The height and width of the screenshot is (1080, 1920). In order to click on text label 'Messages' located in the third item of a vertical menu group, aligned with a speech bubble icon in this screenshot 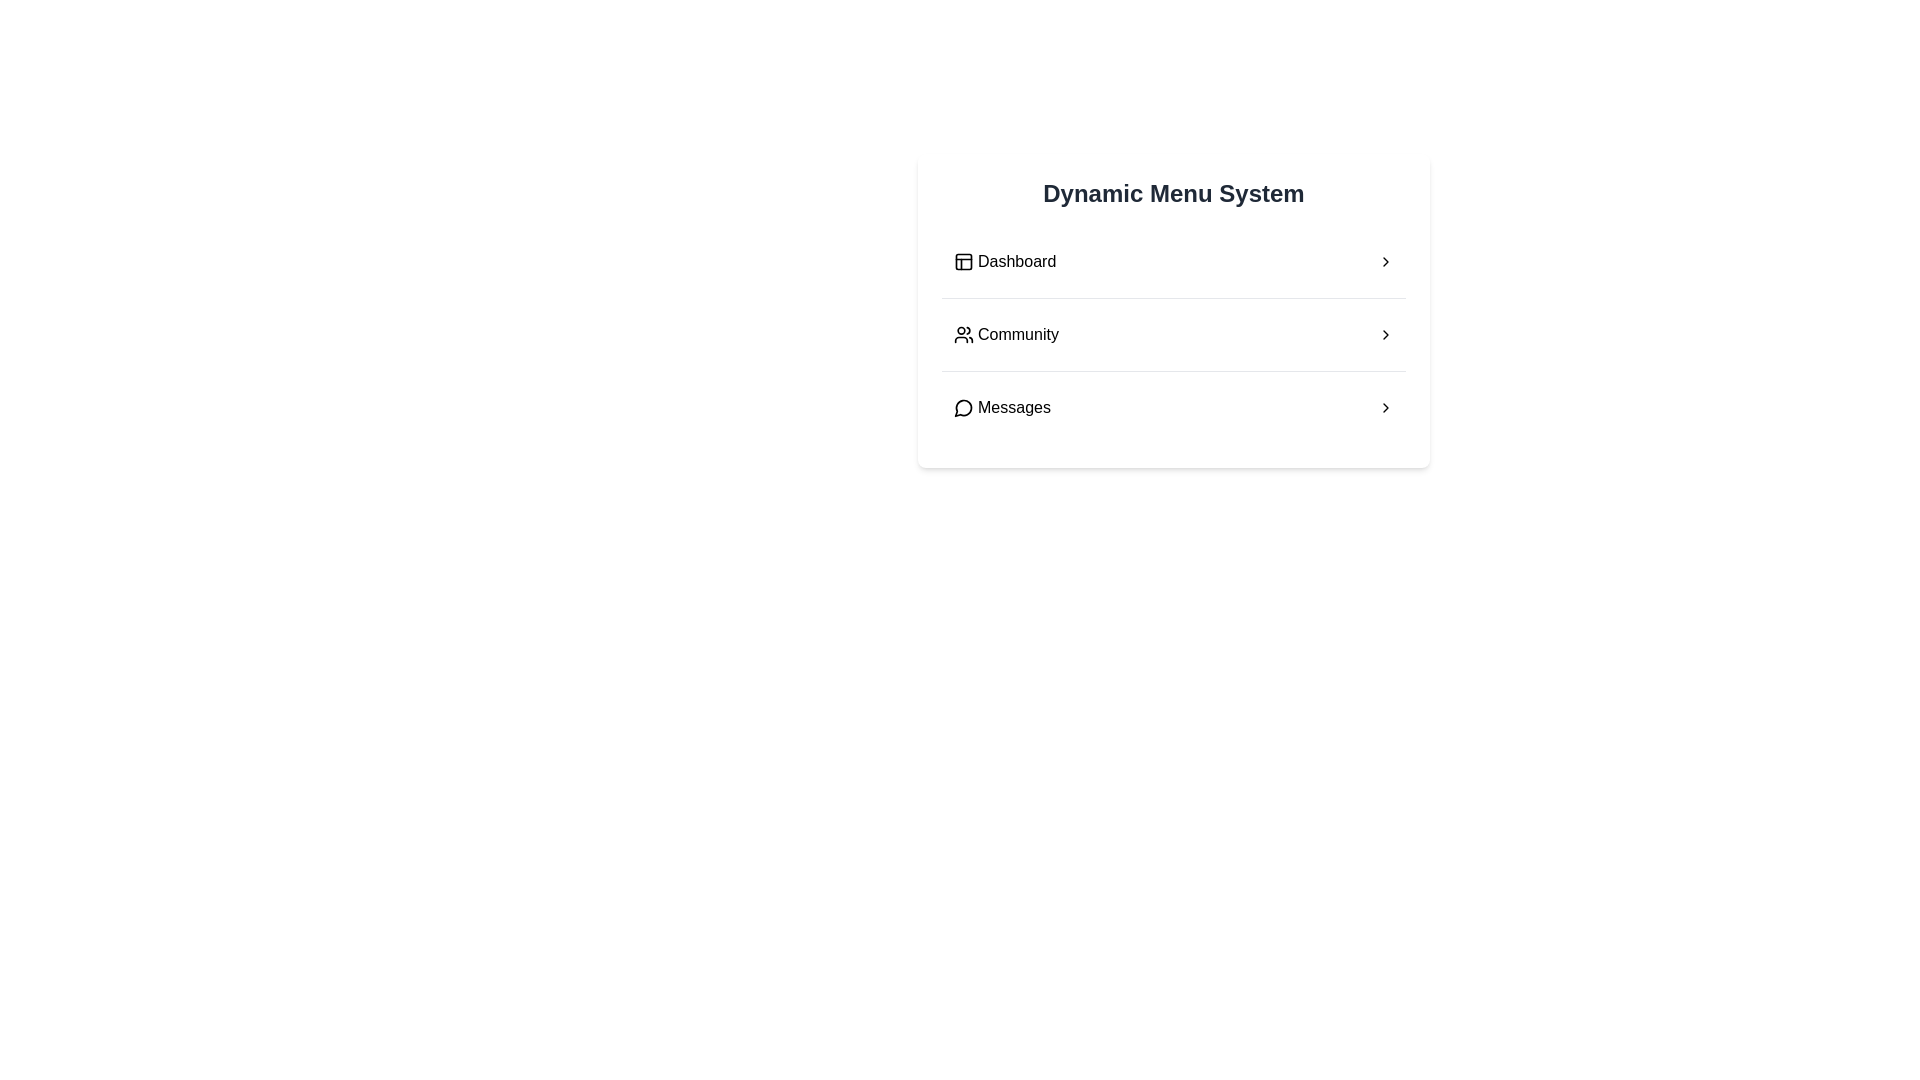, I will do `click(1014, 407)`.